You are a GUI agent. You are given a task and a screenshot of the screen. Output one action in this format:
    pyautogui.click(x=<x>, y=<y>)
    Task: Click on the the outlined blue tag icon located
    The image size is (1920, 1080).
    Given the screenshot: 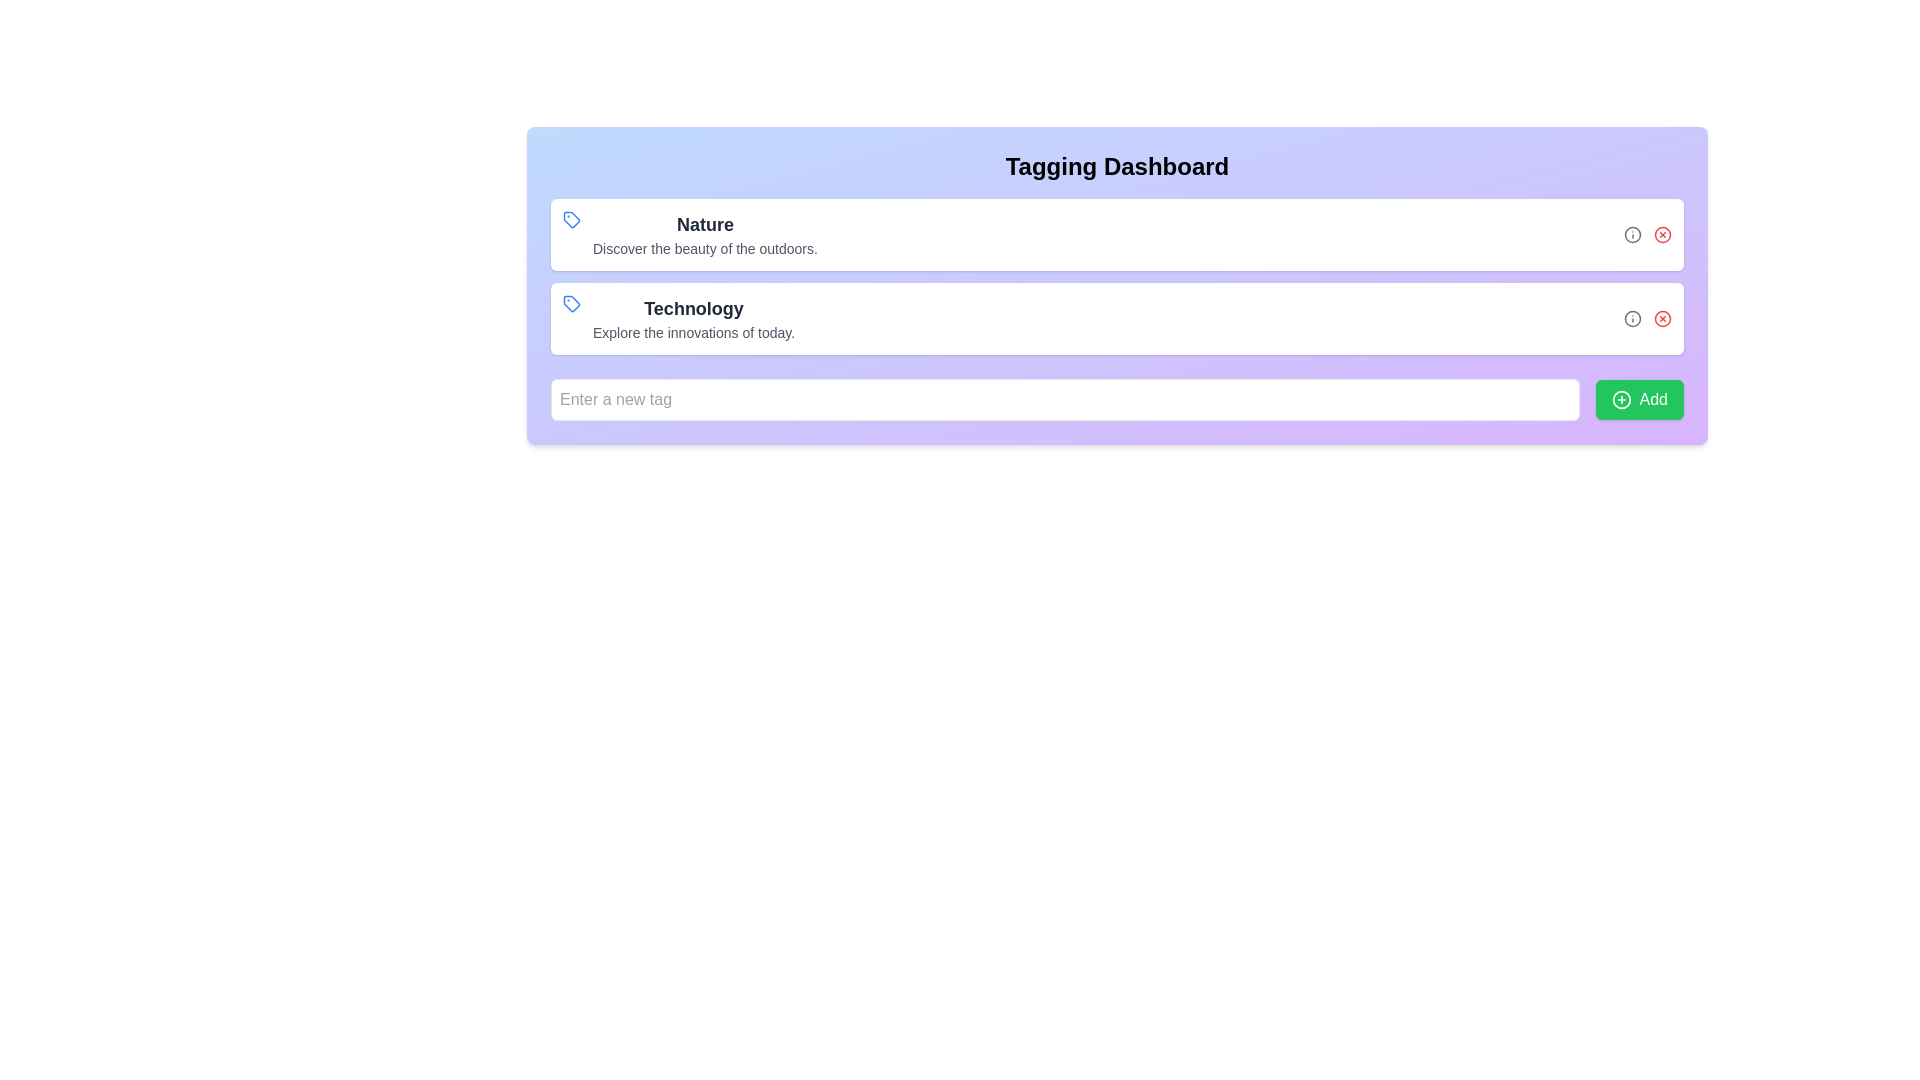 What is the action you would take?
    pyautogui.click(x=570, y=219)
    